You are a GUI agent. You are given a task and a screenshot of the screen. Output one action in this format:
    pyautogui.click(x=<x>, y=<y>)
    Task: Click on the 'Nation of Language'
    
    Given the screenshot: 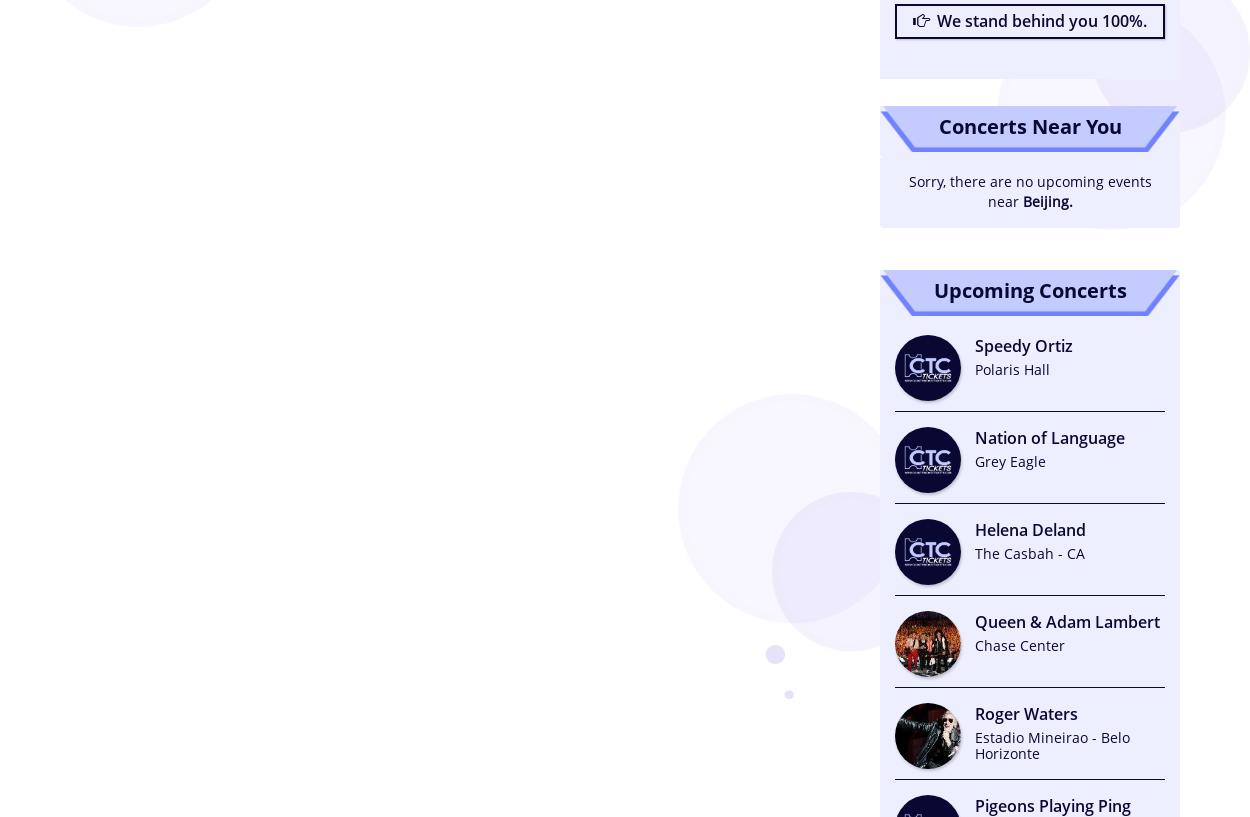 What is the action you would take?
    pyautogui.click(x=1050, y=437)
    